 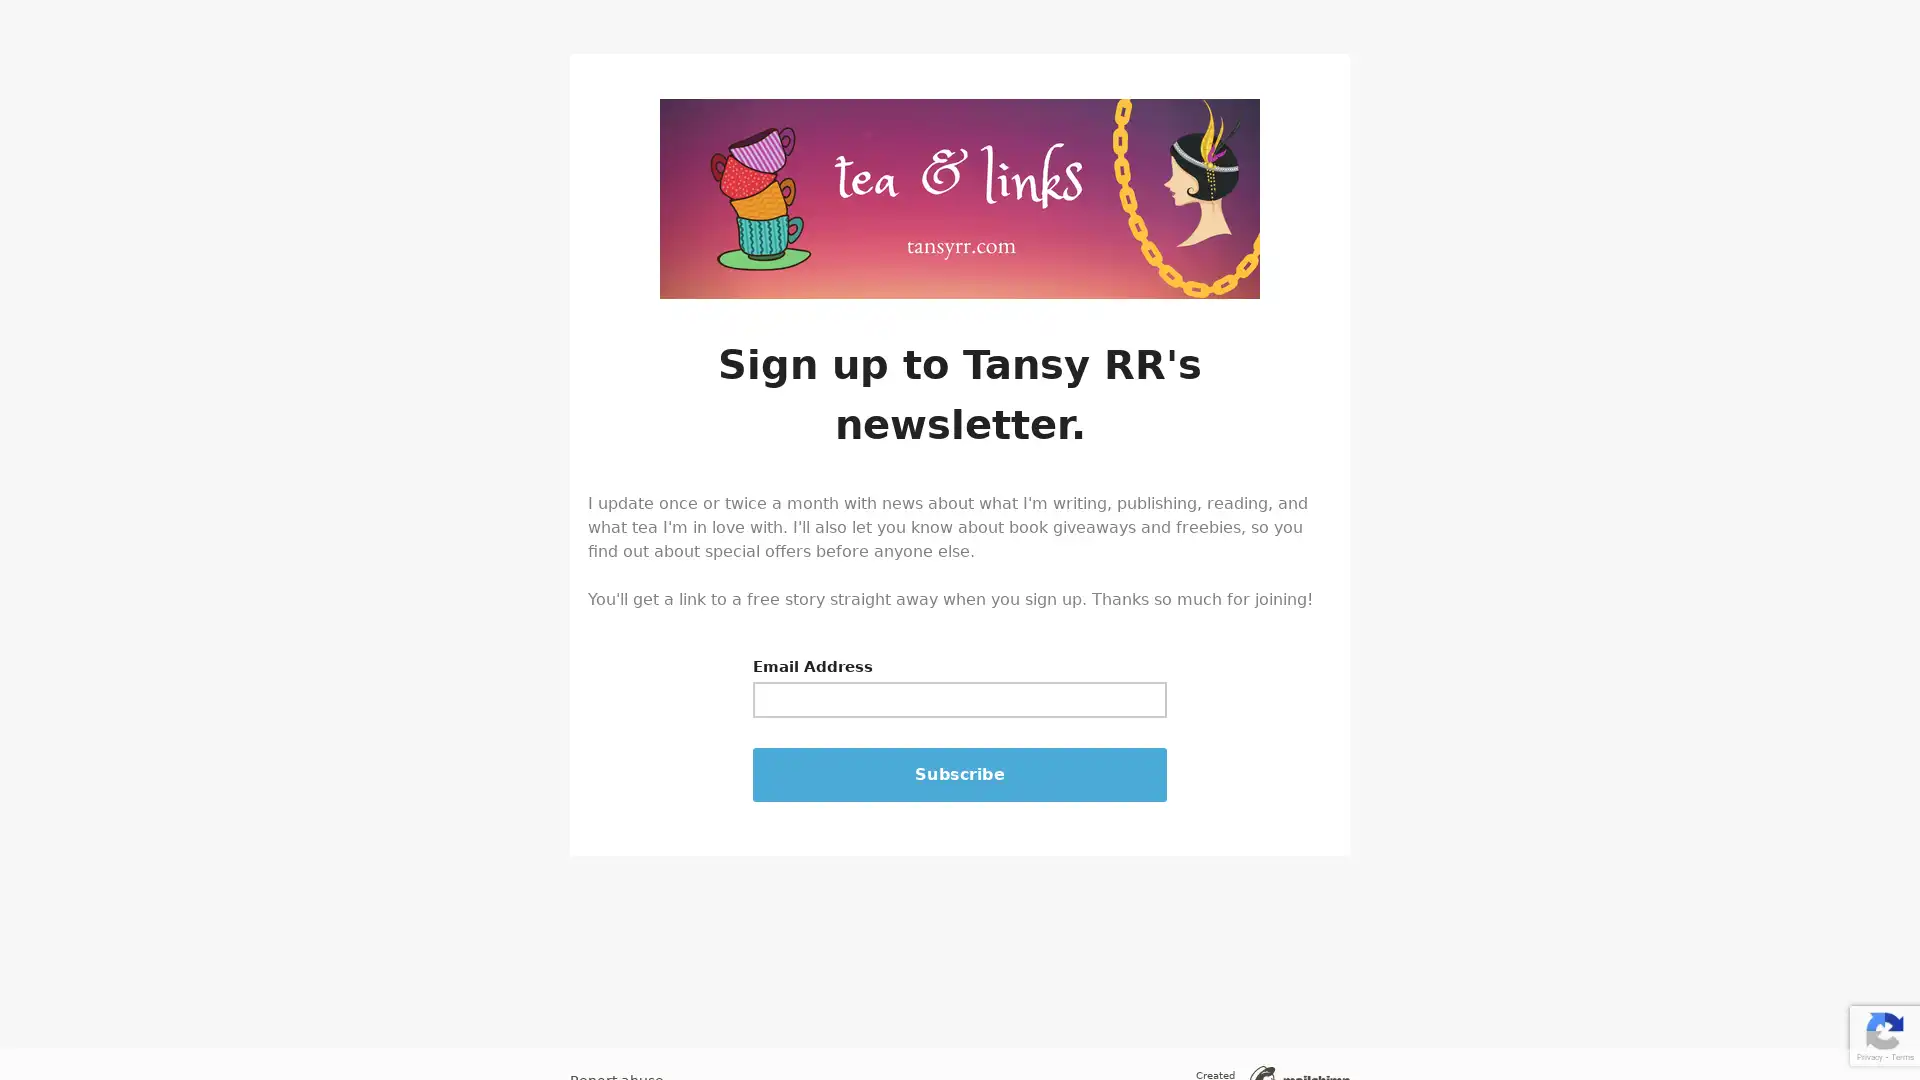 I want to click on Subscribe, so click(x=960, y=774).